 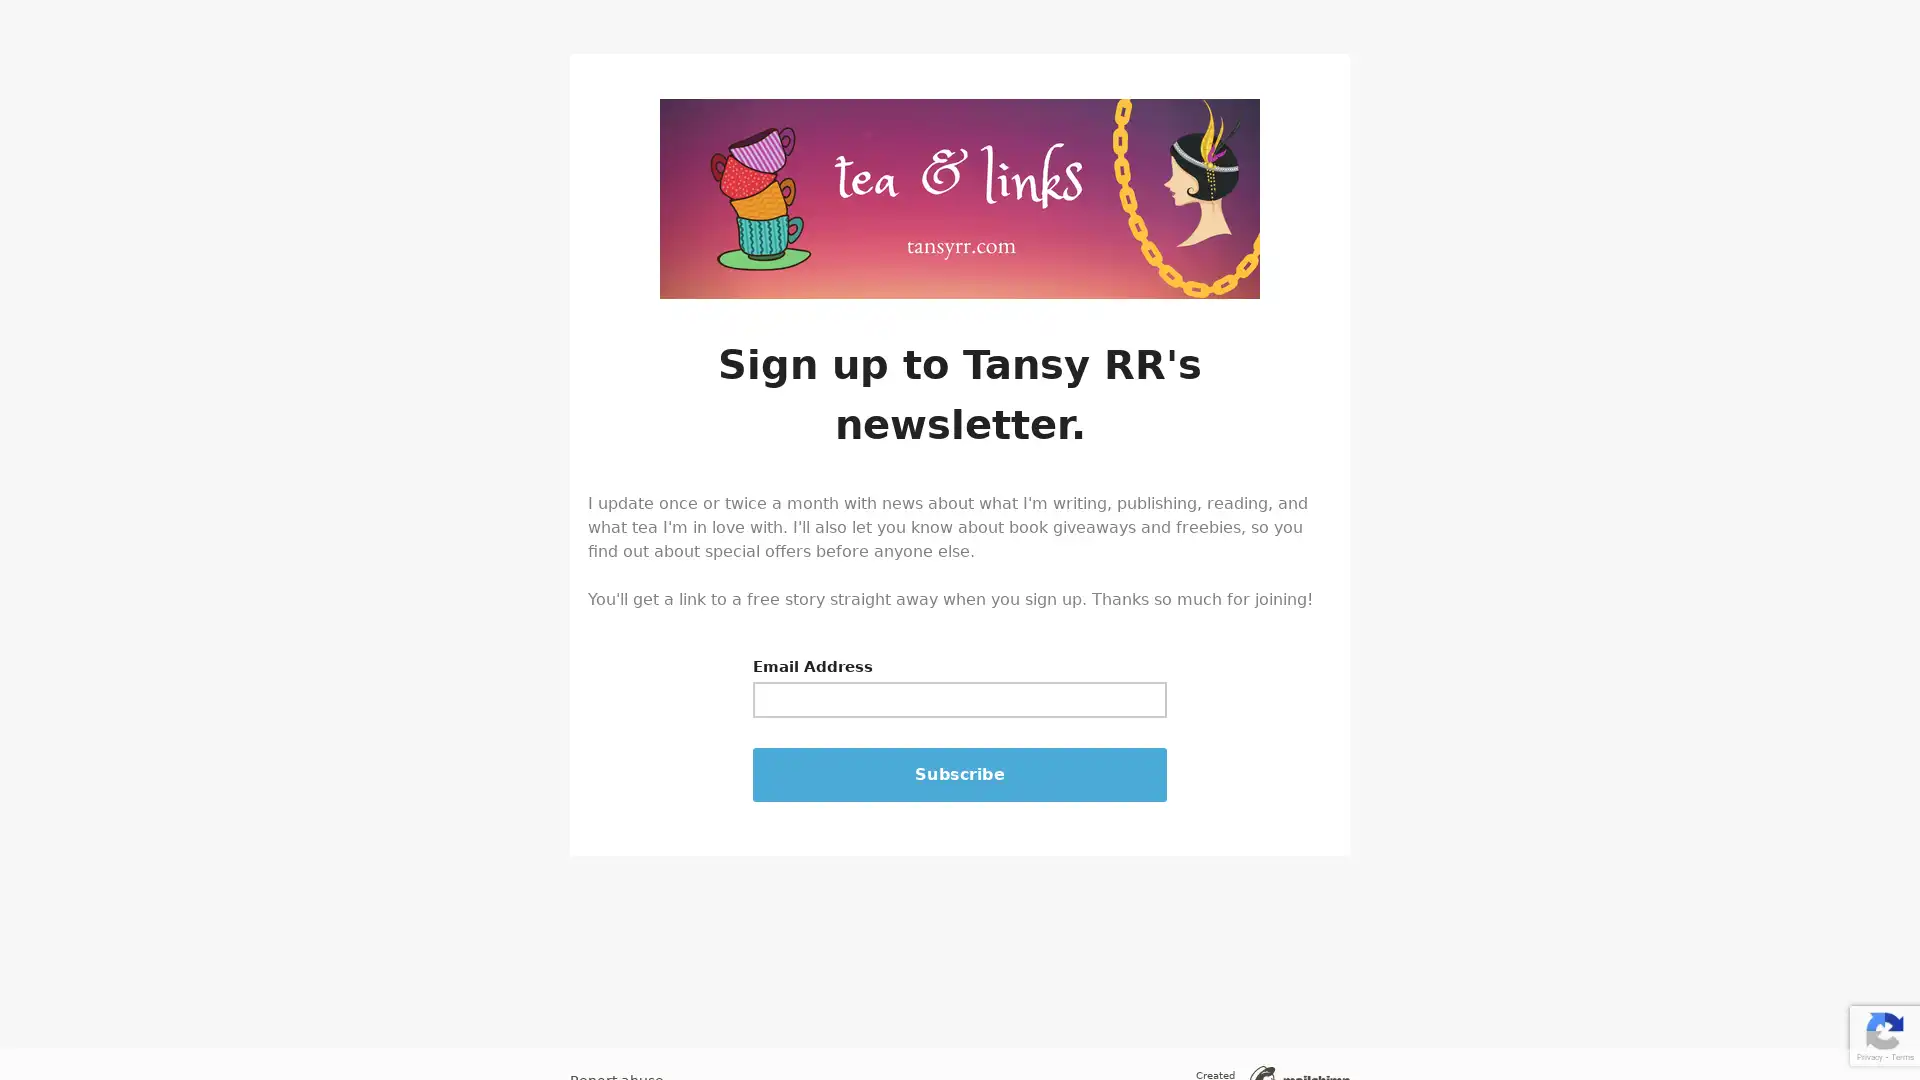 I want to click on Subscribe, so click(x=960, y=774).